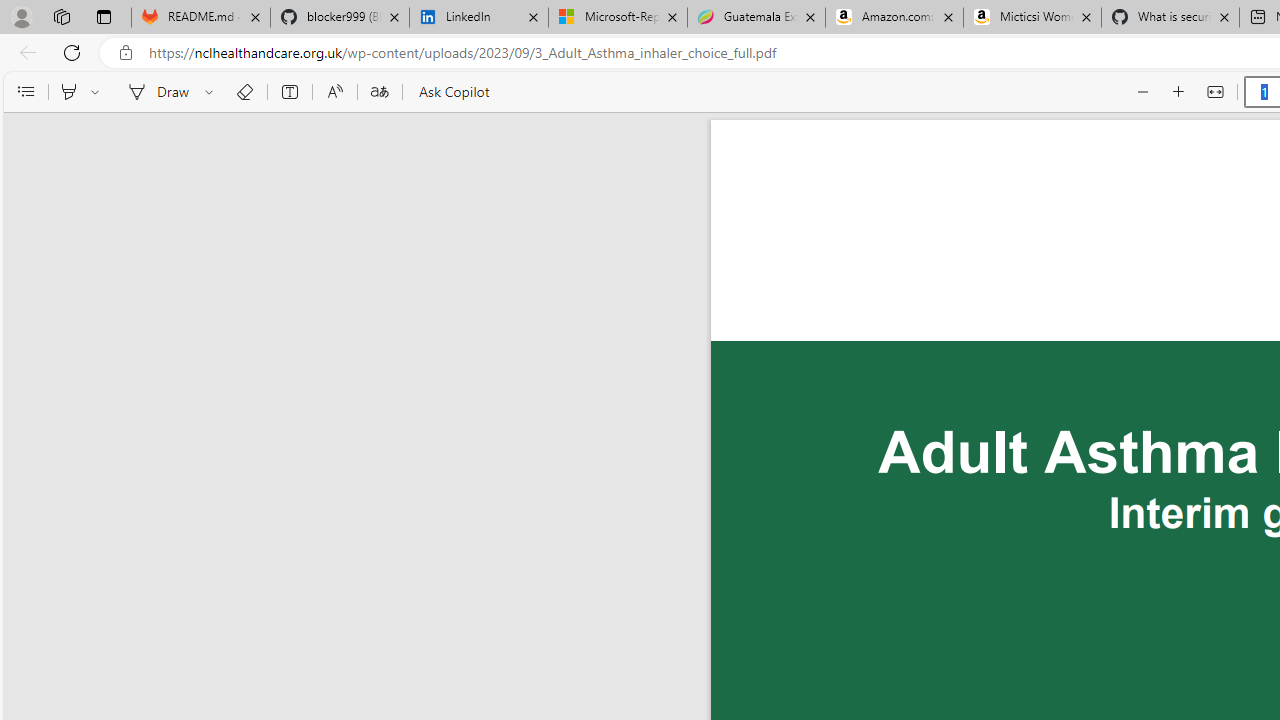 The height and width of the screenshot is (720, 1280). Describe the element at coordinates (97, 92) in the screenshot. I see `'Select a highlight color'` at that location.